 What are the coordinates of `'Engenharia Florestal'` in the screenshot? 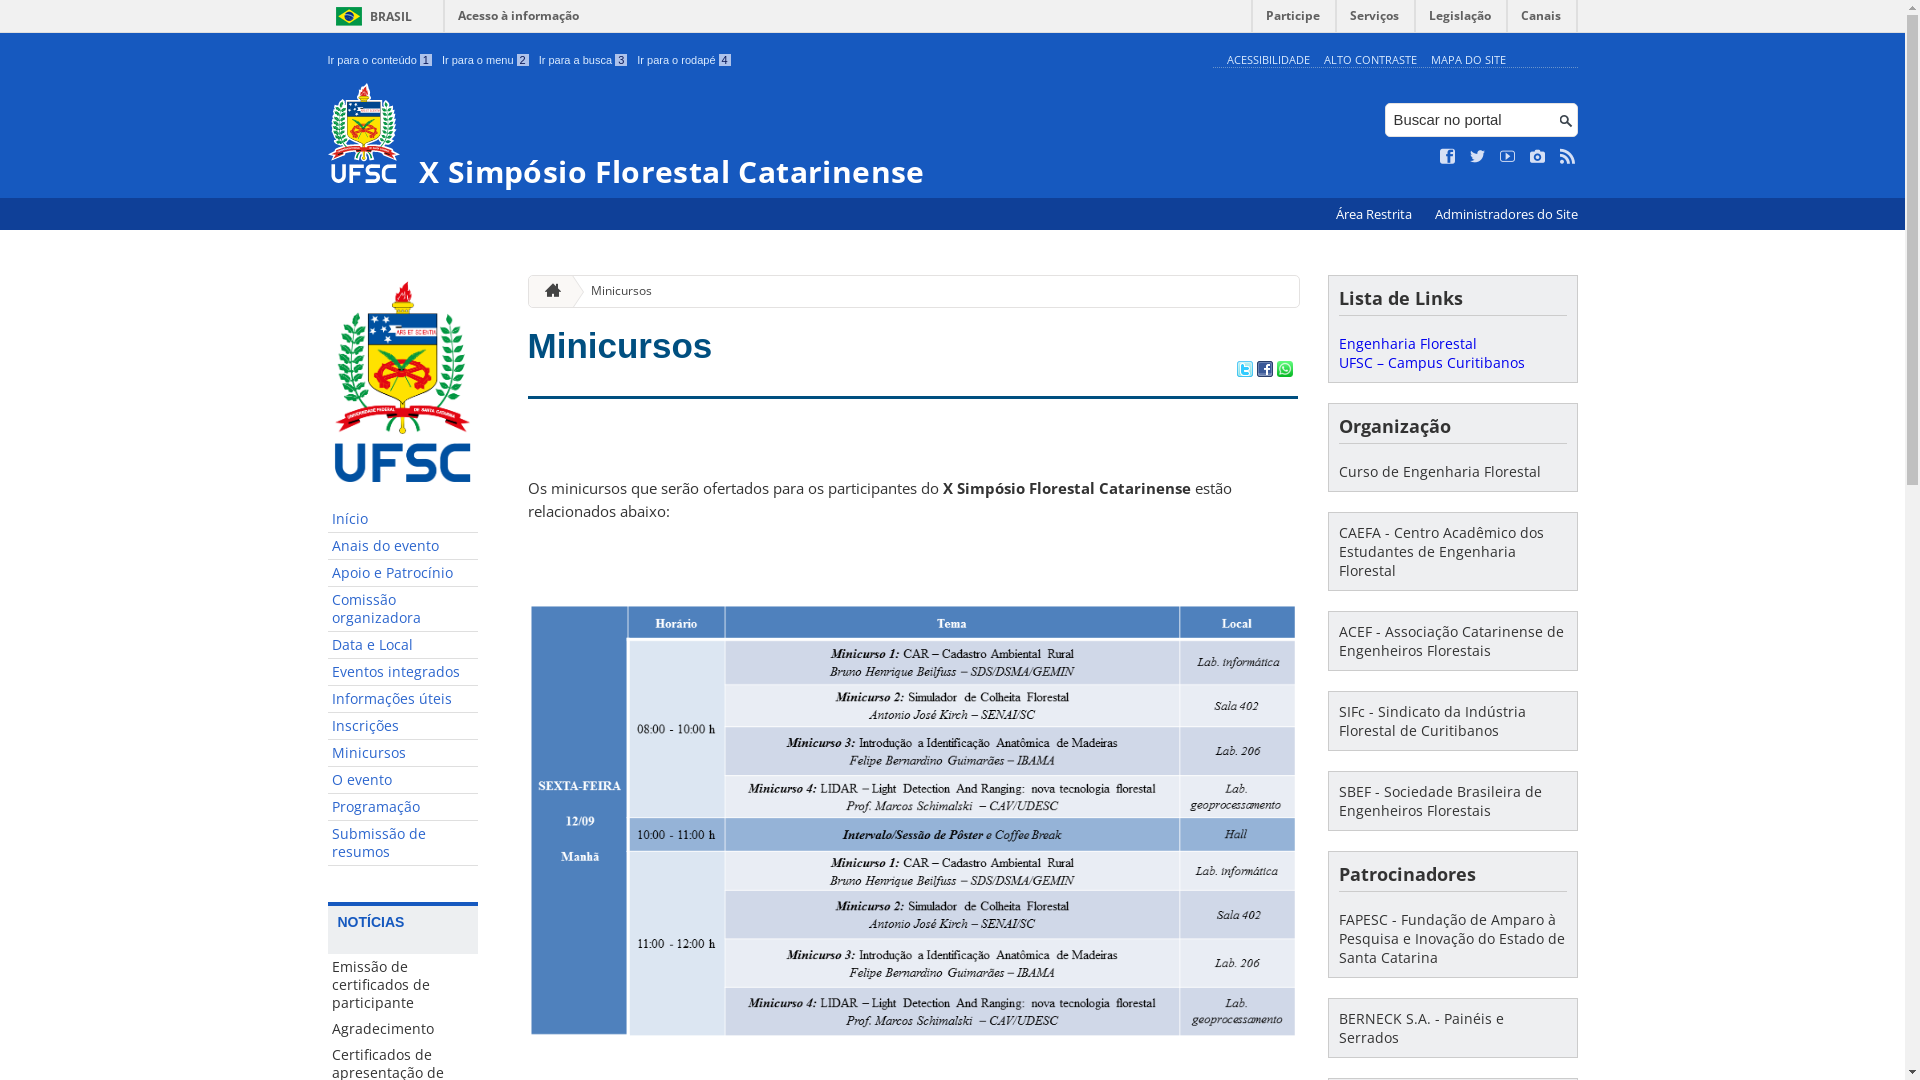 It's located at (1405, 342).